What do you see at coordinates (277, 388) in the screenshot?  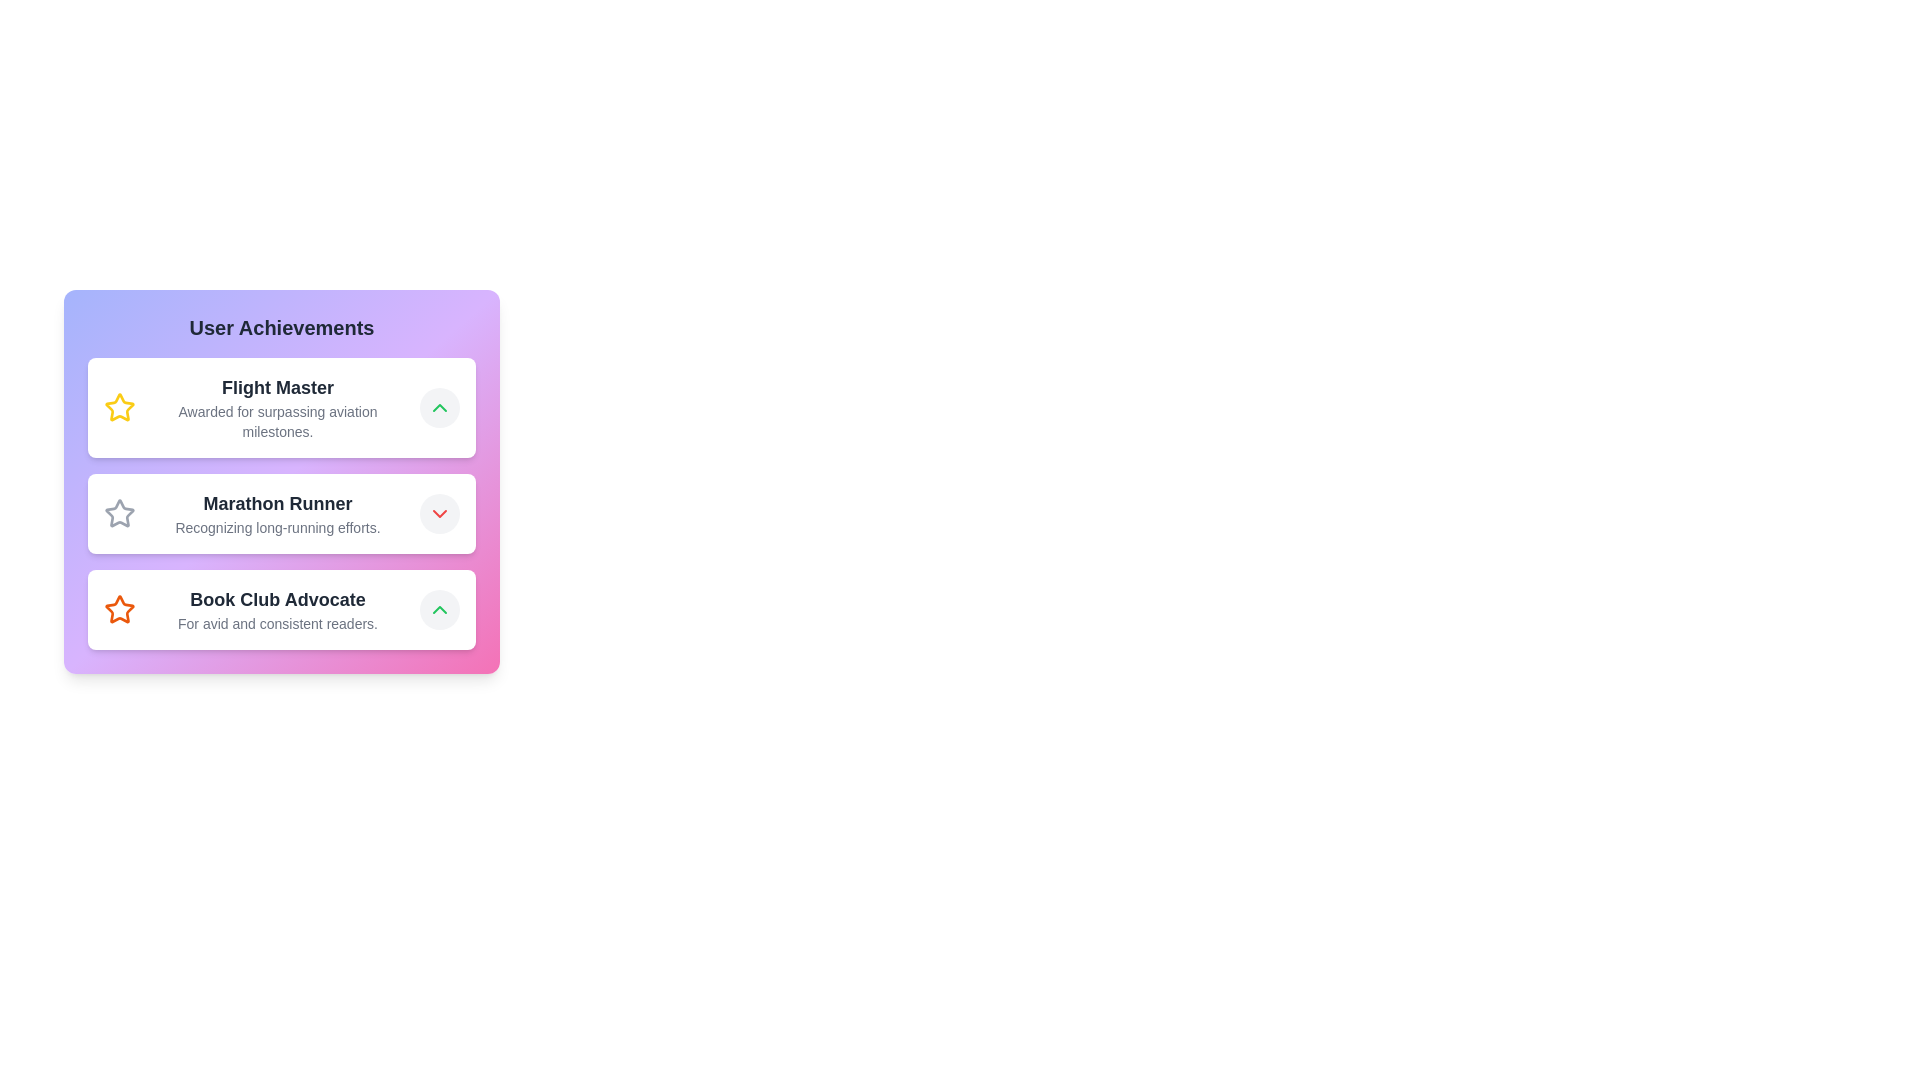 I see `the 'Flight Master' text label, which is bold and large, displayed in dark gray on a light background, located at the top of the achievements list` at bounding box center [277, 388].